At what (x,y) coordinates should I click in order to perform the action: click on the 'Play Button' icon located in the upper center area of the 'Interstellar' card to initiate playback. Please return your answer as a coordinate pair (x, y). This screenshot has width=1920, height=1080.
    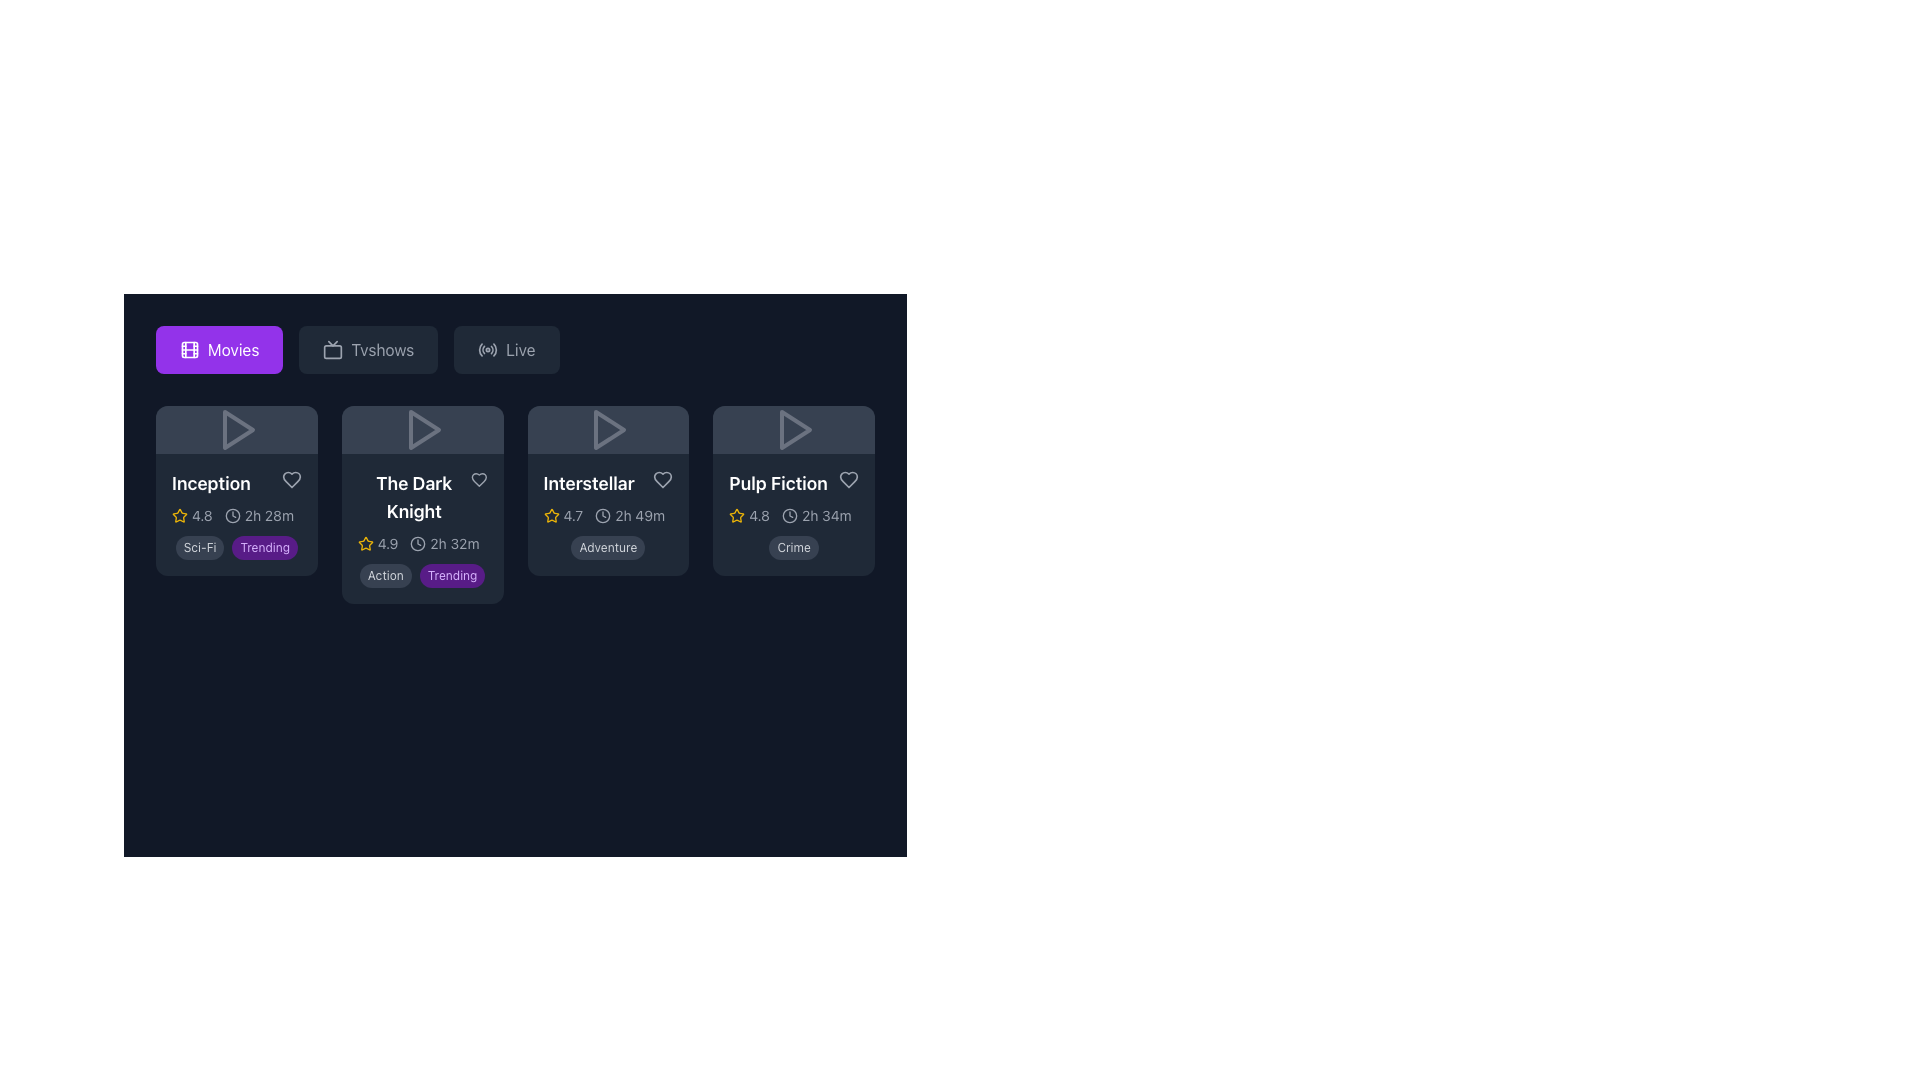
    Looking at the image, I should click on (607, 428).